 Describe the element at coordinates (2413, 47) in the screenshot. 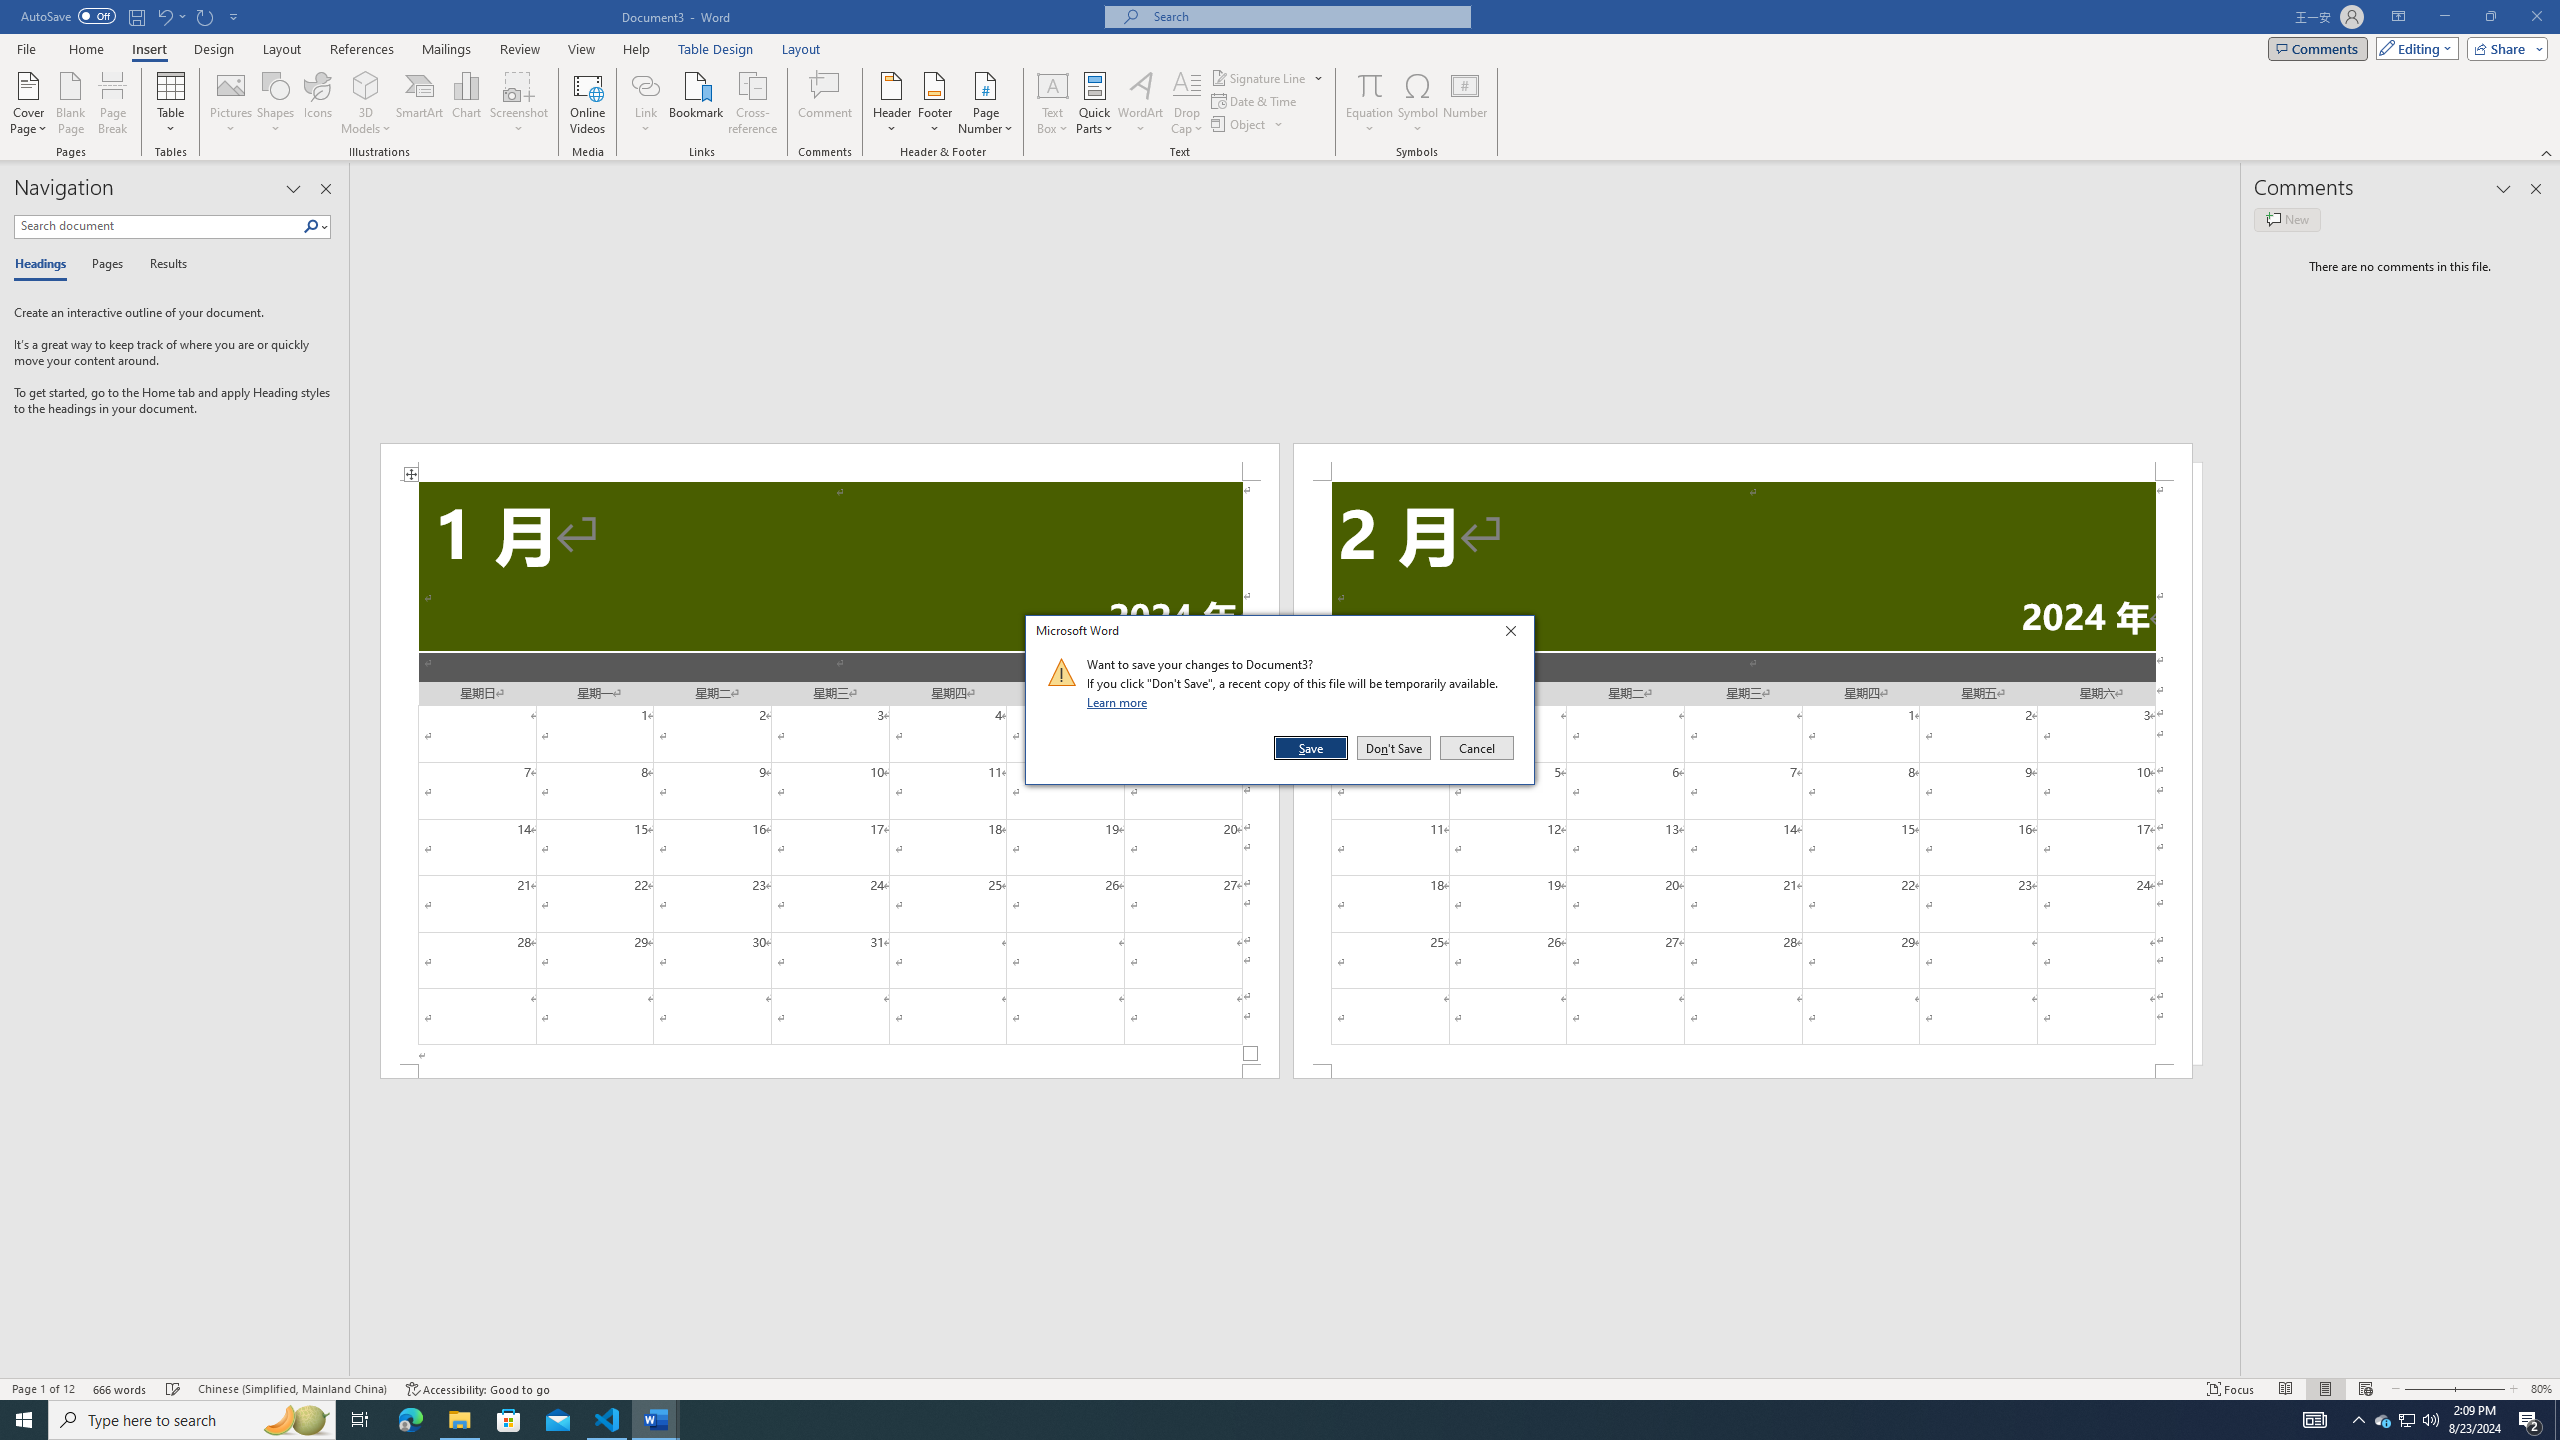

I see `'Mode'` at that location.